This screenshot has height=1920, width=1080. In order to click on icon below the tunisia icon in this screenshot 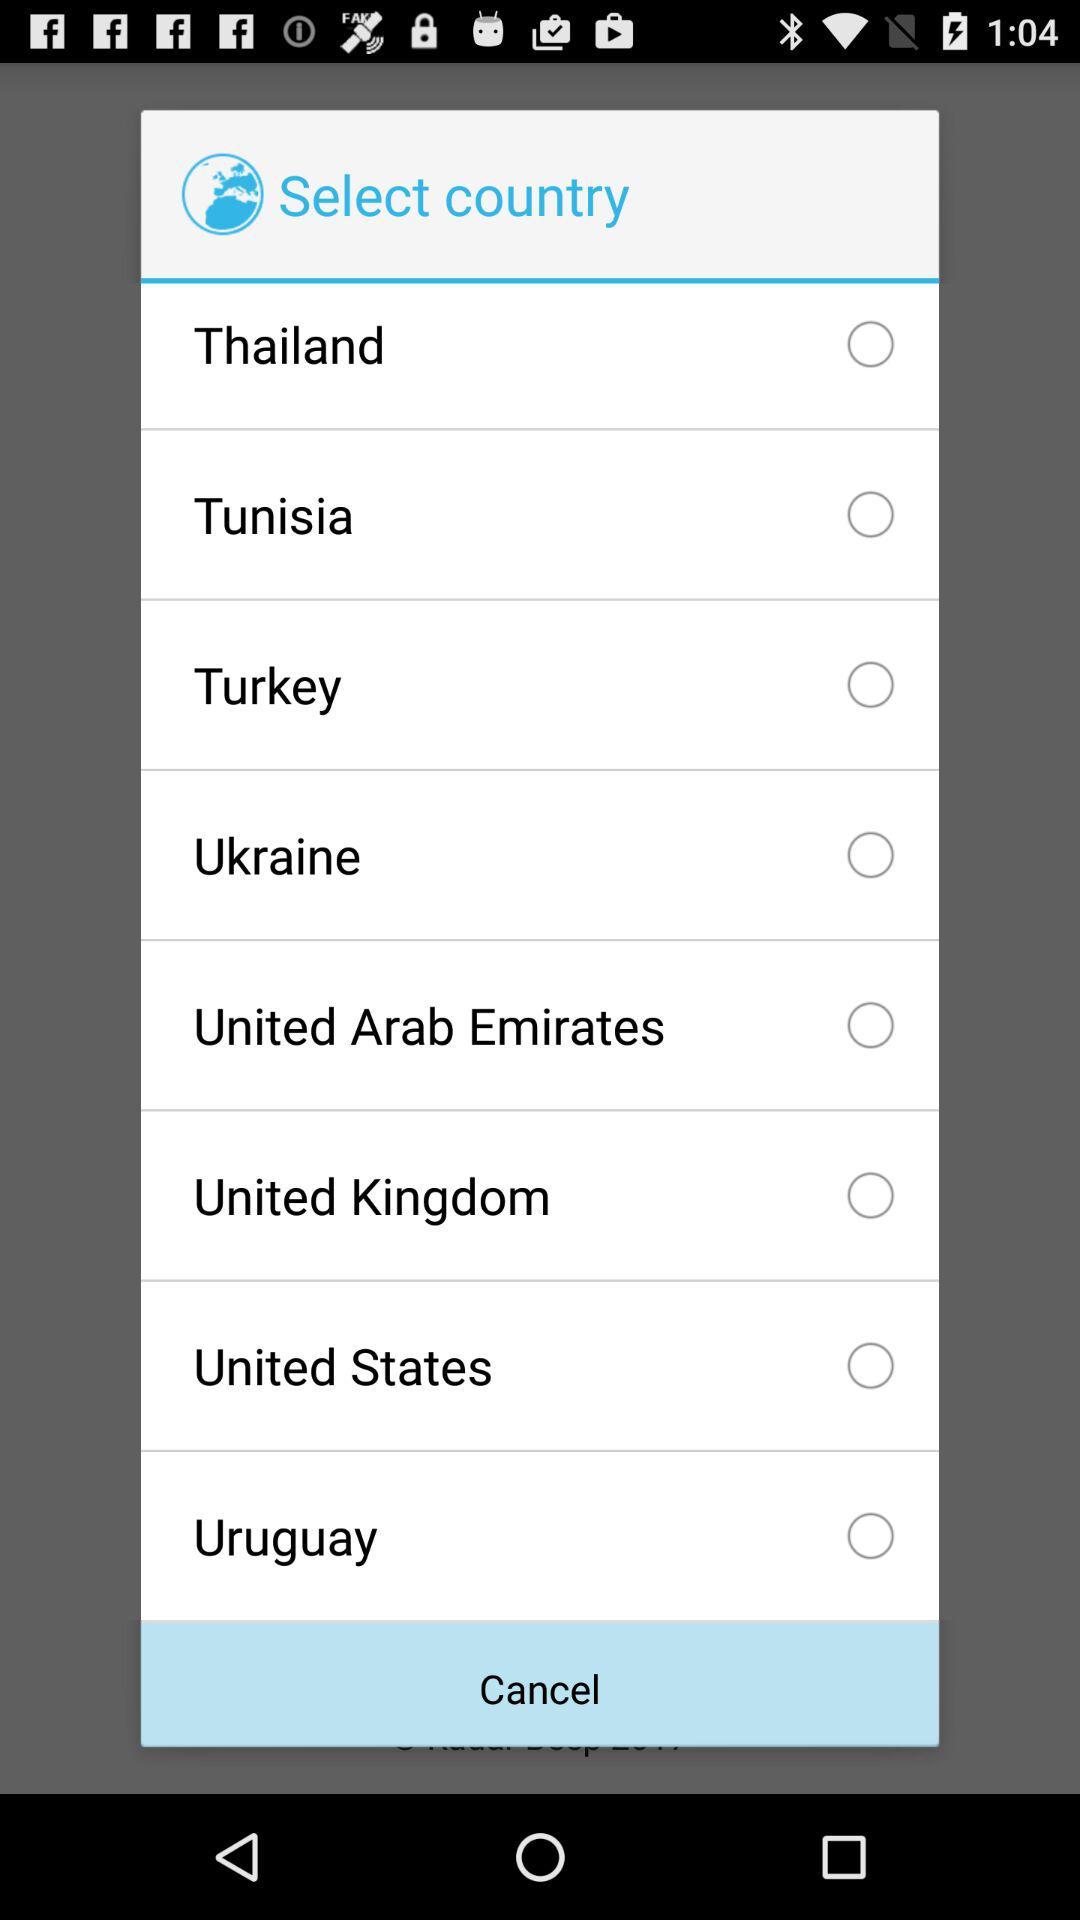, I will do `click(540, 684)`.